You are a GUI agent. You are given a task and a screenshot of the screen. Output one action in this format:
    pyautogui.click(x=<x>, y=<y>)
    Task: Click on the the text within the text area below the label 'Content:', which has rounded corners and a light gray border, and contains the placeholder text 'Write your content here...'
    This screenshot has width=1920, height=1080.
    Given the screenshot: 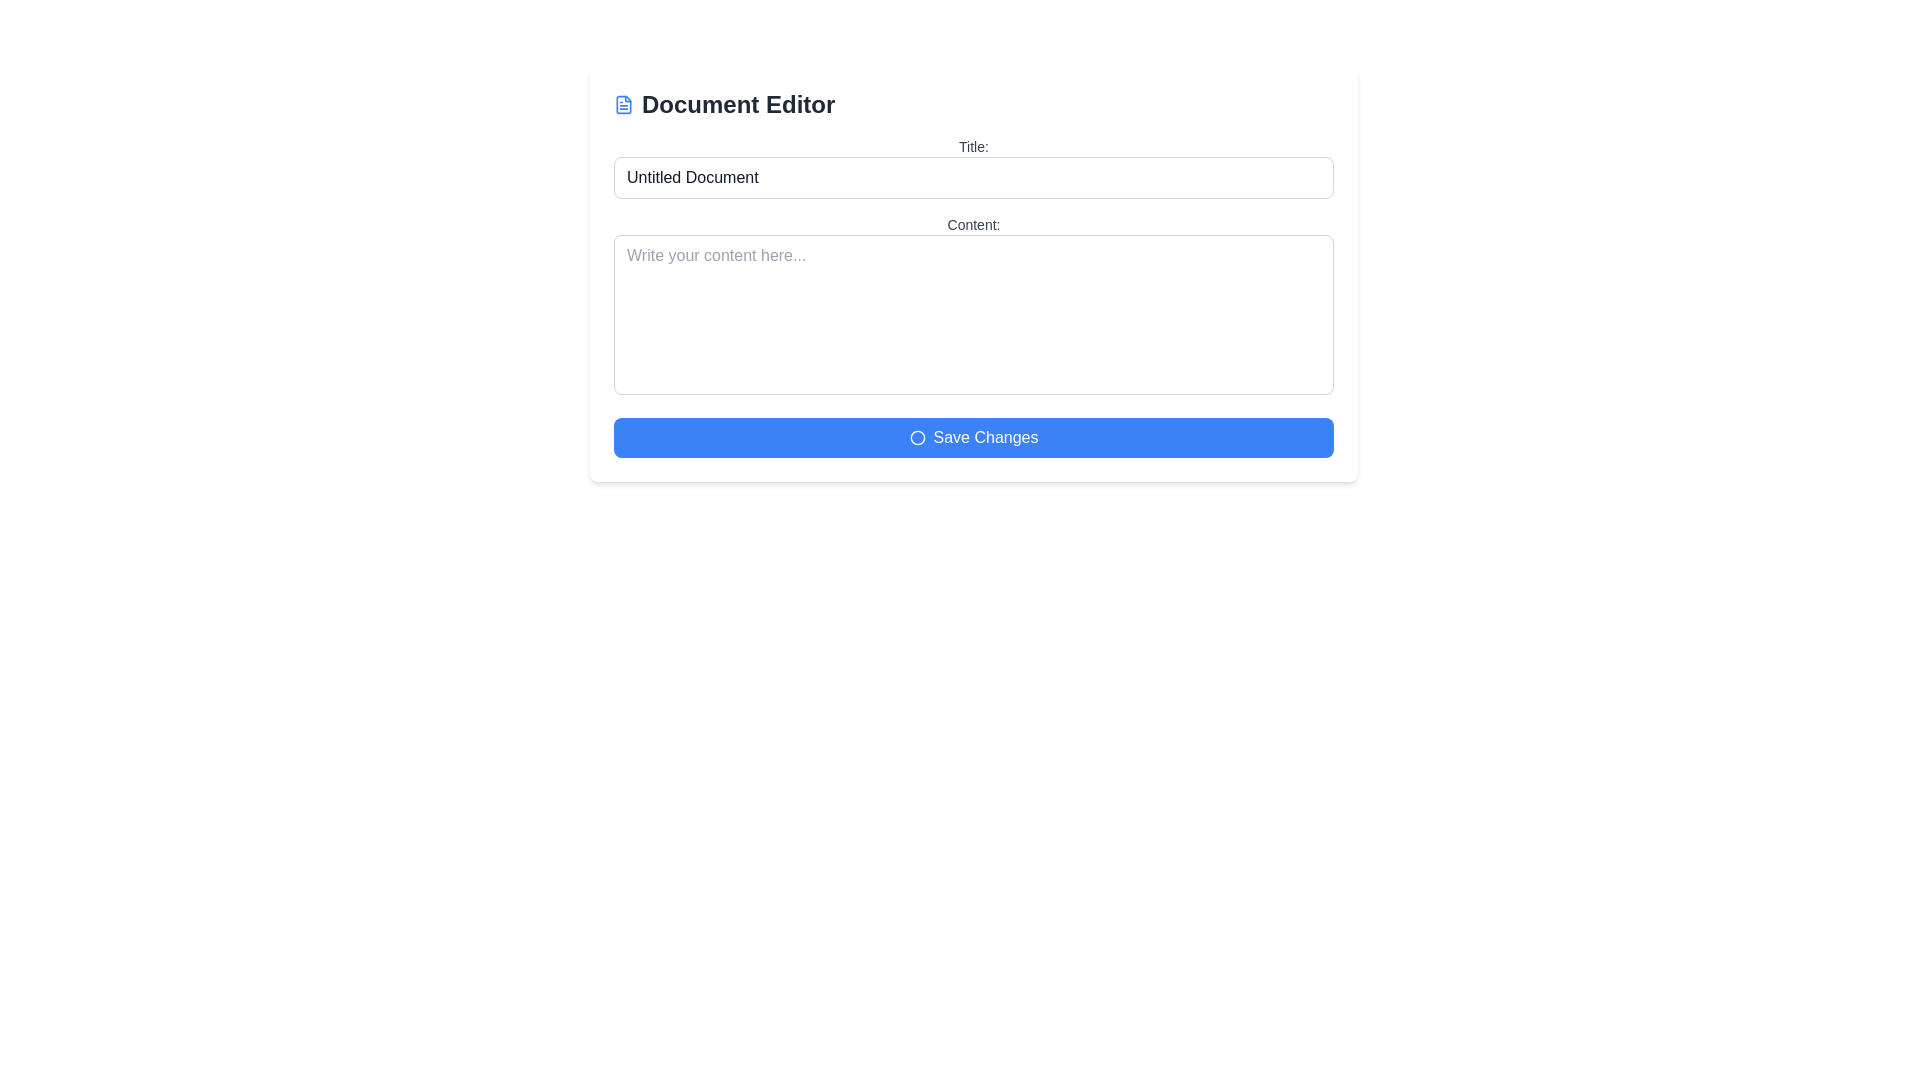 What is the action you would take?
    pyautogui.click(x=974, y=315)
    